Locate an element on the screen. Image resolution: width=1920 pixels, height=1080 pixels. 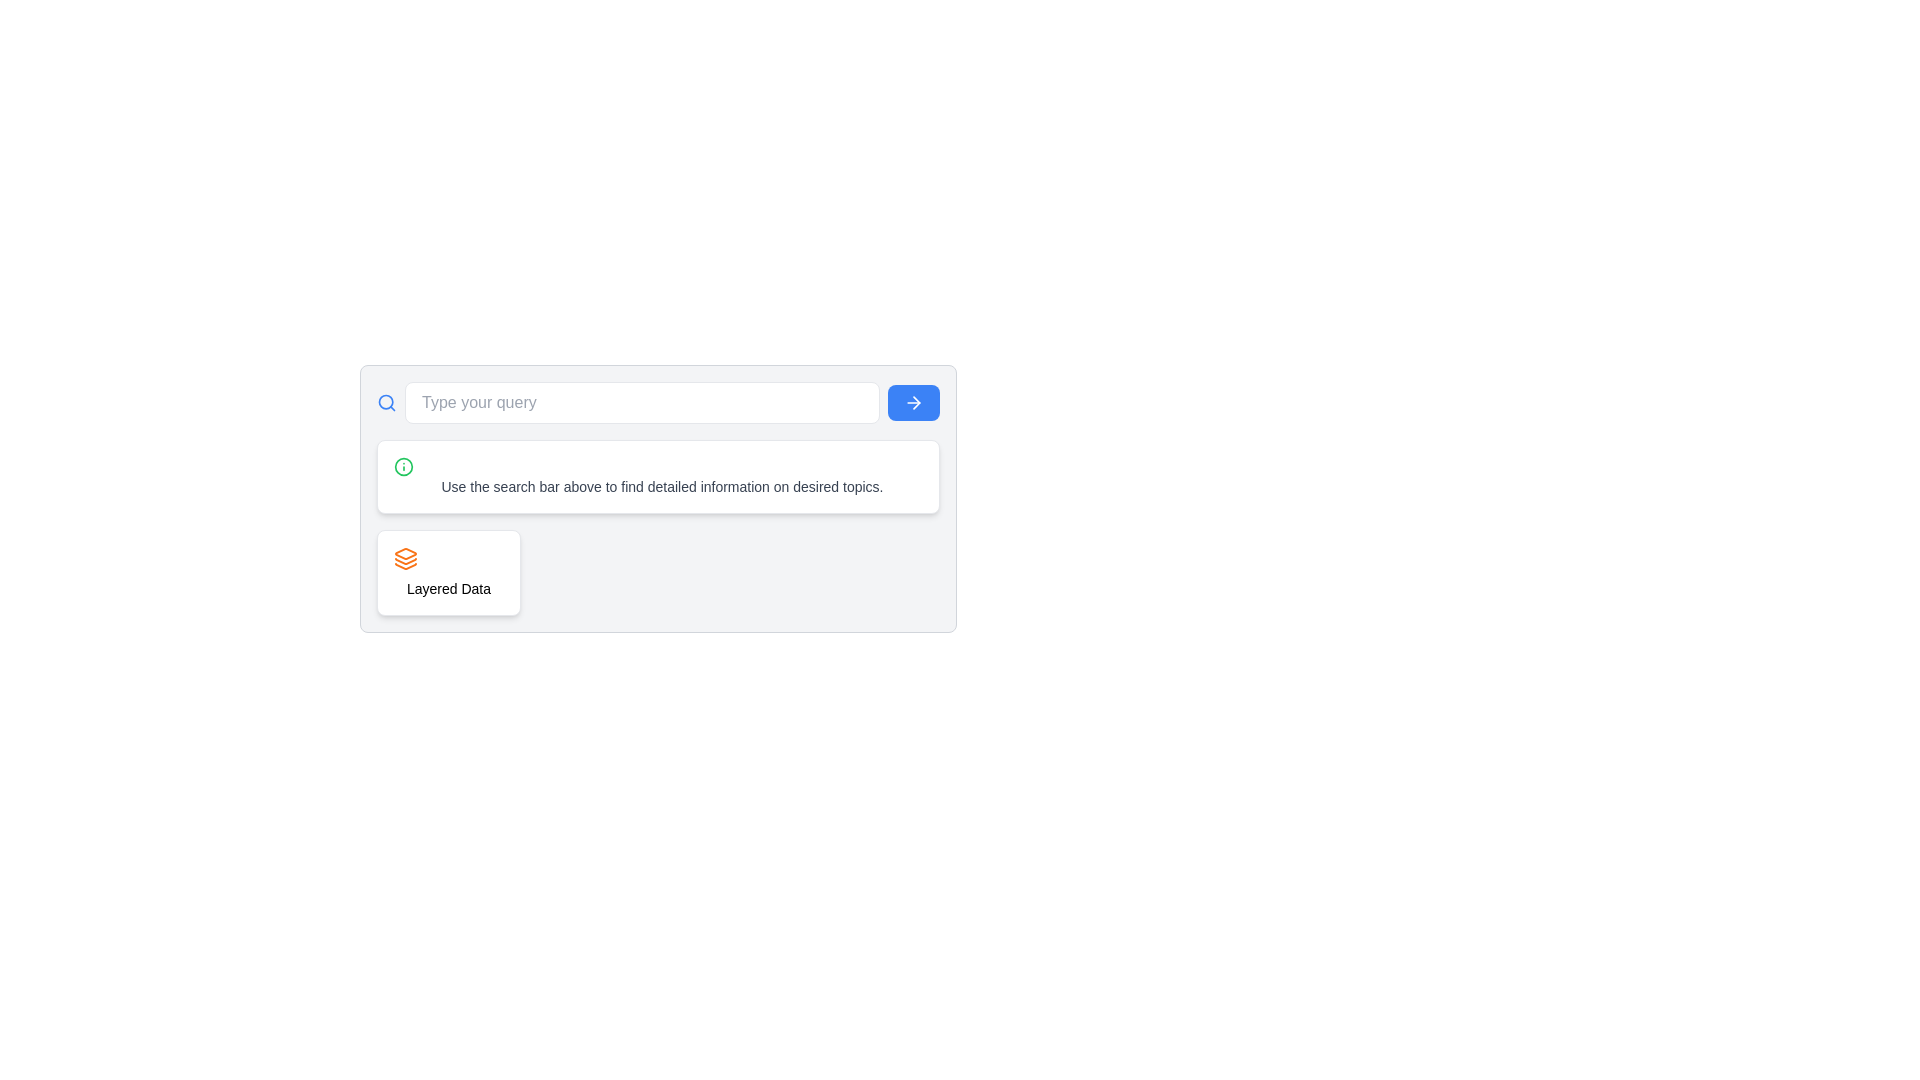
the arrow icon located within the button in the bottom-right portion of the search interface is located at coordinates (912, 402).